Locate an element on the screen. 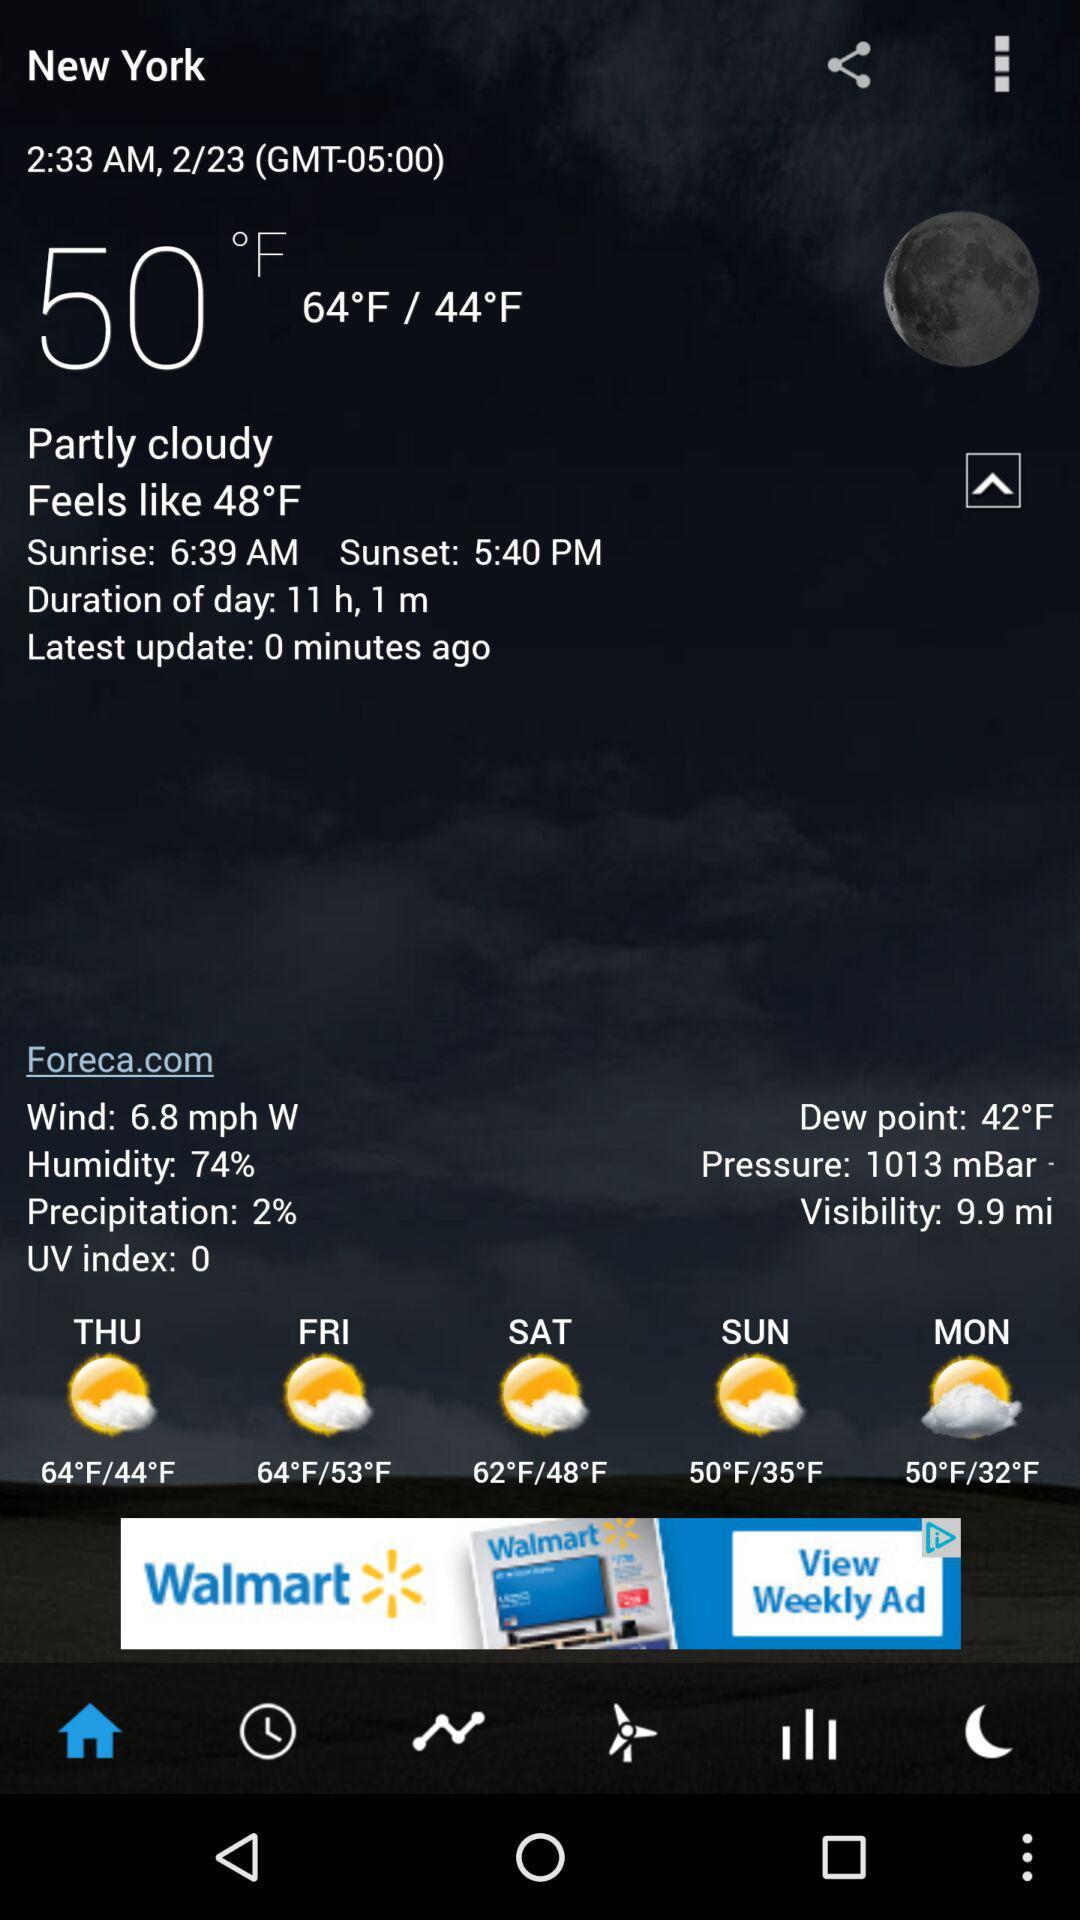  the home icon is located at coordinates (88, 1849).